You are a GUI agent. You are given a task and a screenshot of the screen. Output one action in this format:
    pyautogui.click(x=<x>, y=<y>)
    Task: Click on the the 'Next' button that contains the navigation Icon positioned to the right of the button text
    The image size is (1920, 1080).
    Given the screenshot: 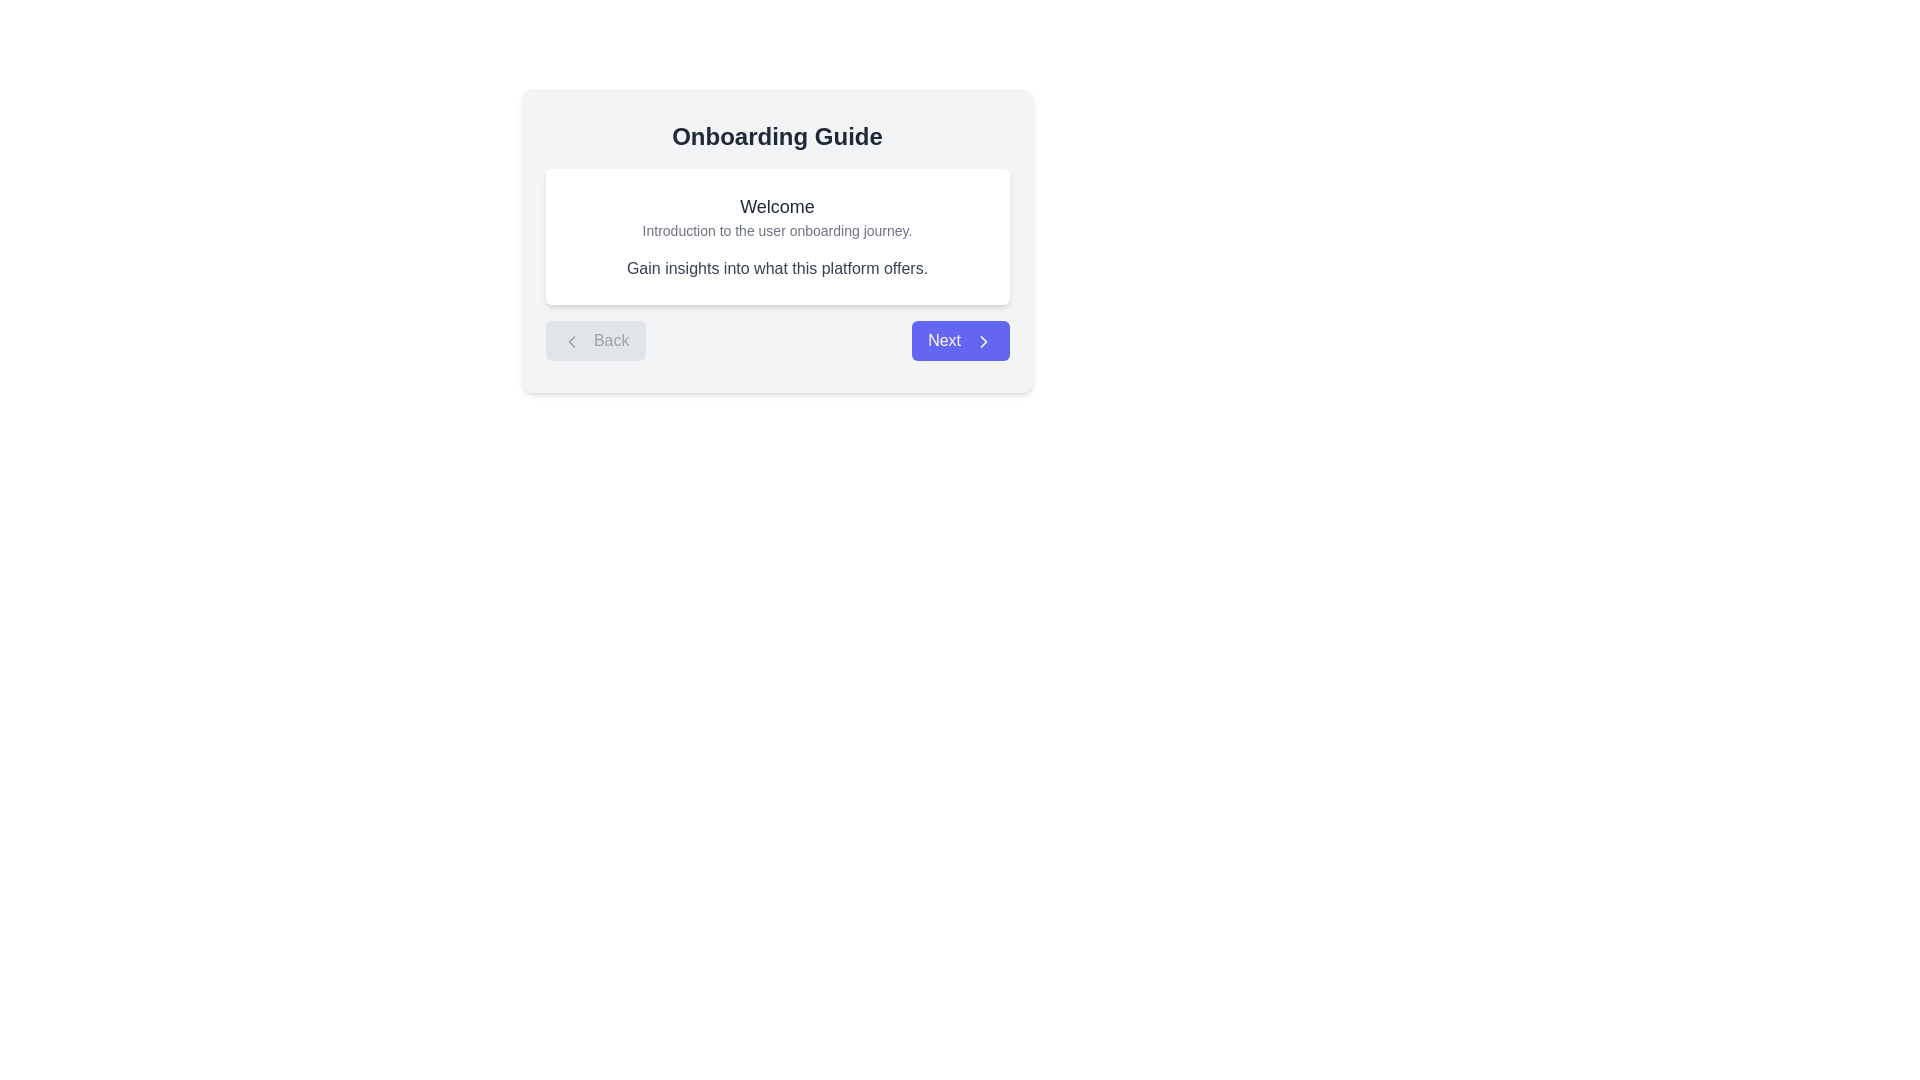 What is the action you would take?
    pyautogui.click(x=983, y=340)
    